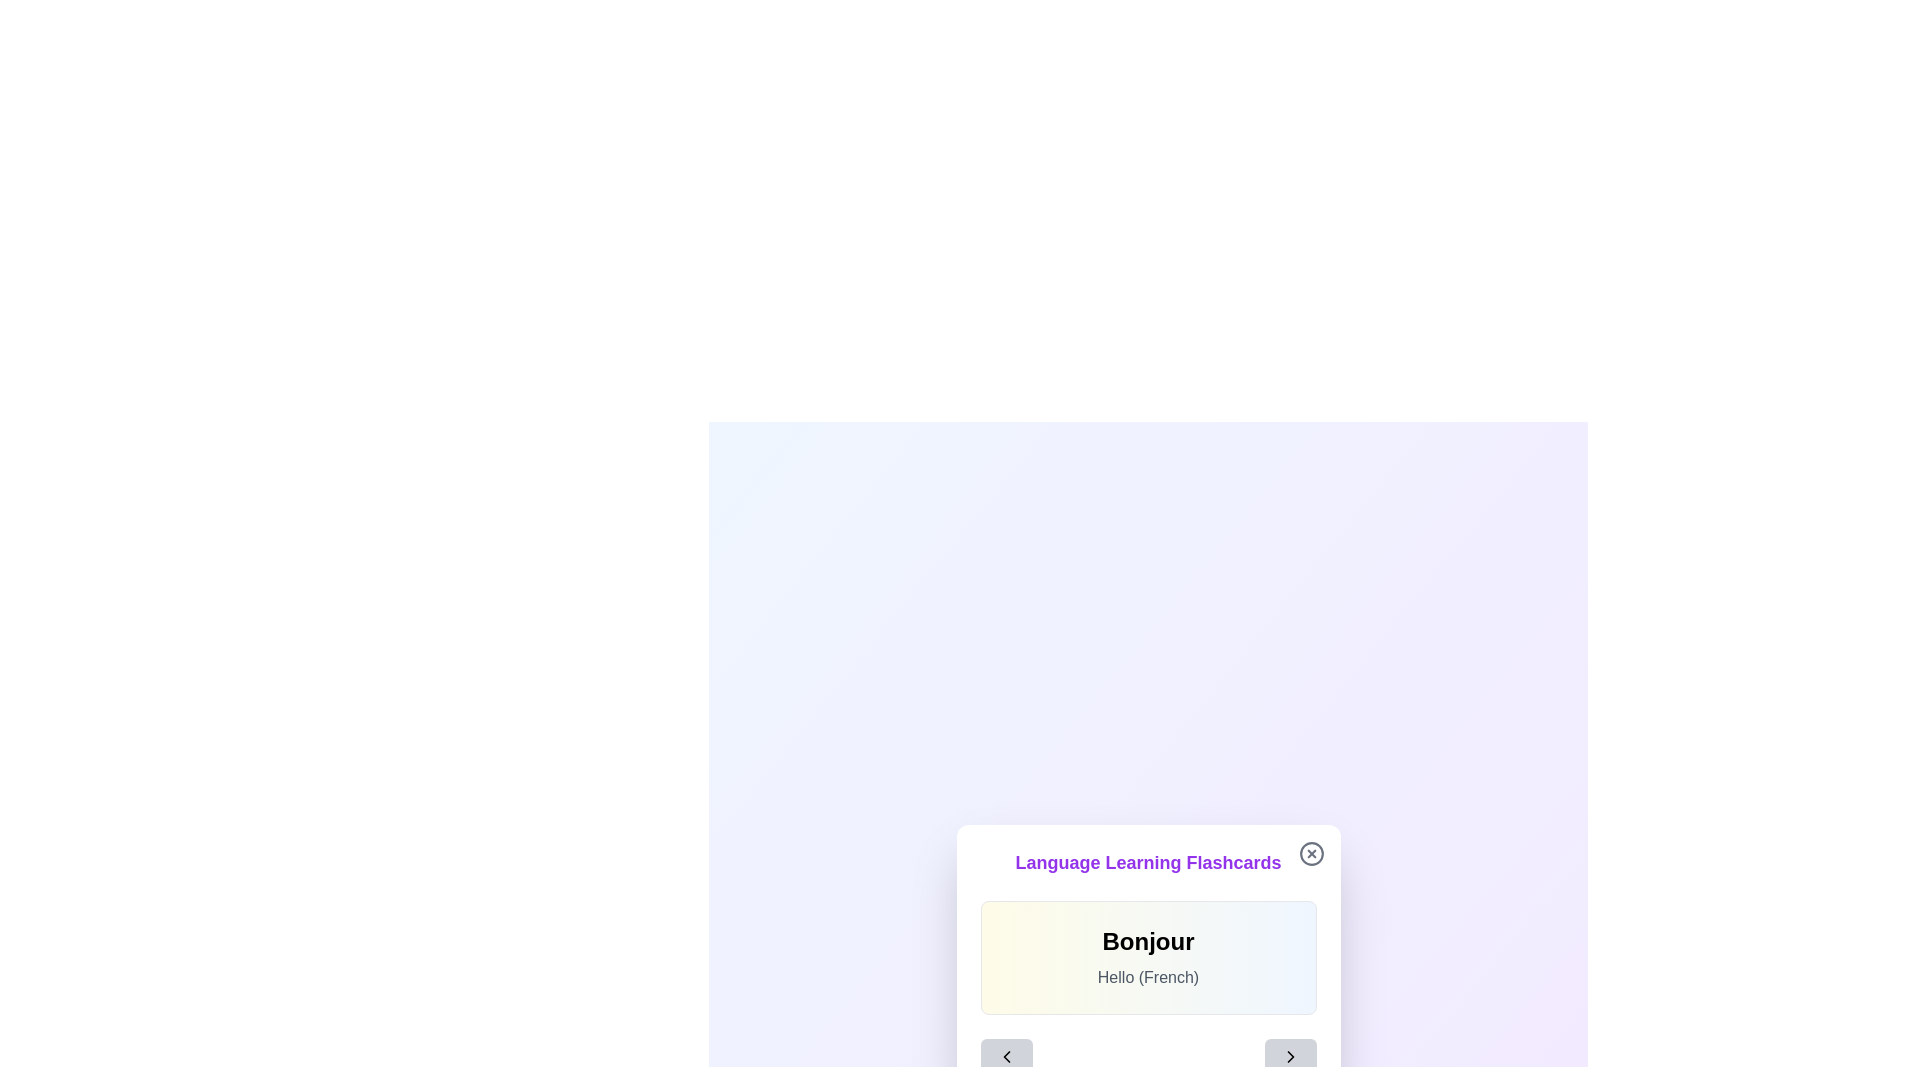 This screenshot has height=1080, width=1920. What do you see at coordinates (1311, 853) in the screenshot?
I see `the close button located at the top-right corner of the 'Language Learning Flashcards' card to trigger the hover effect` at bounding box center [1311, 853].